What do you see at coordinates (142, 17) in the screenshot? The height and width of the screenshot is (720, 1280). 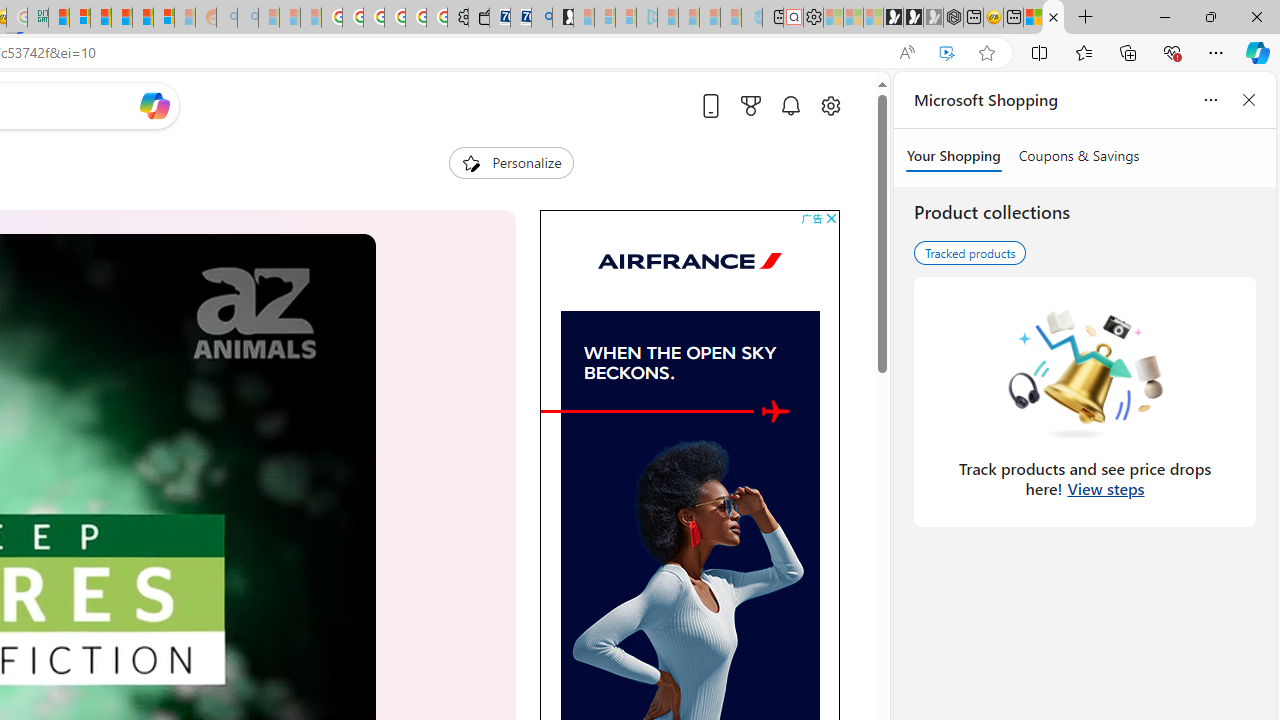 I see `'Kinda Frugal - MSN'` at bounding box center [142, 17].